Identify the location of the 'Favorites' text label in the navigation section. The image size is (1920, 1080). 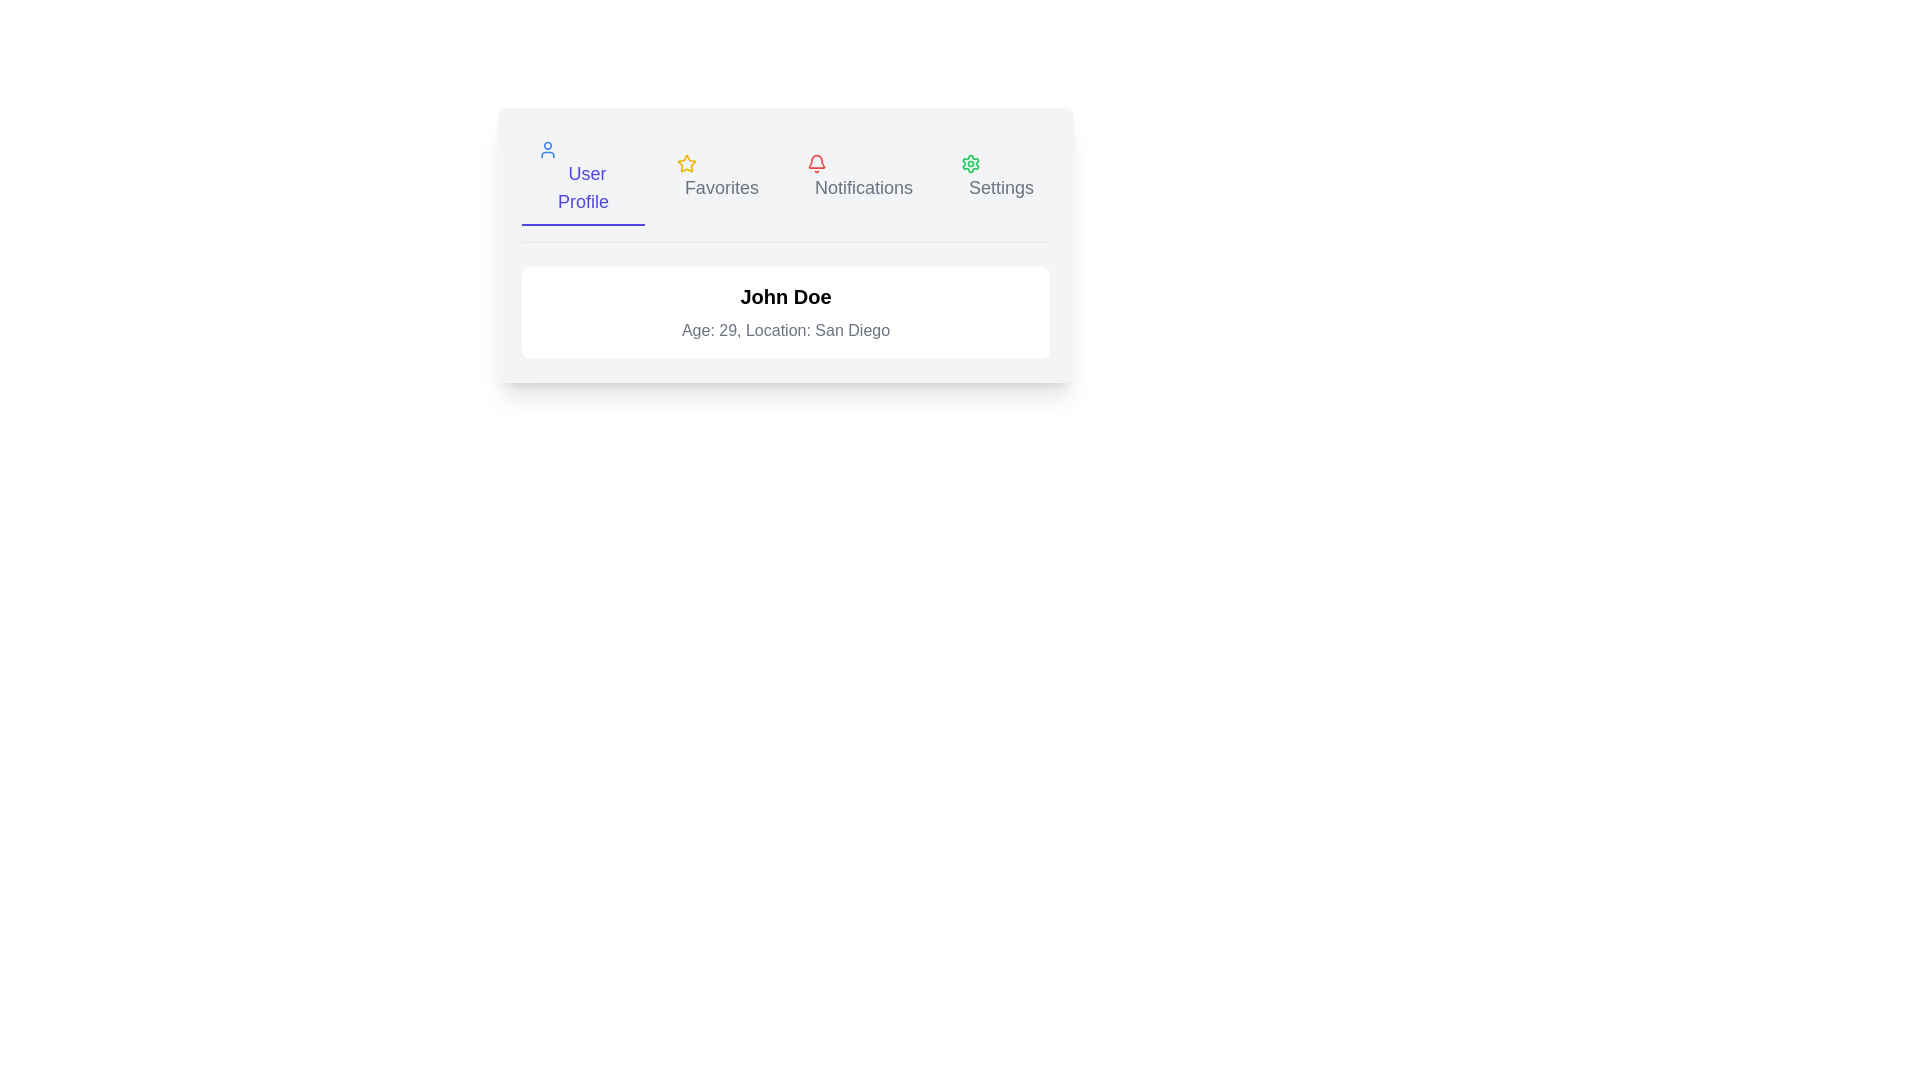
(720, 188).